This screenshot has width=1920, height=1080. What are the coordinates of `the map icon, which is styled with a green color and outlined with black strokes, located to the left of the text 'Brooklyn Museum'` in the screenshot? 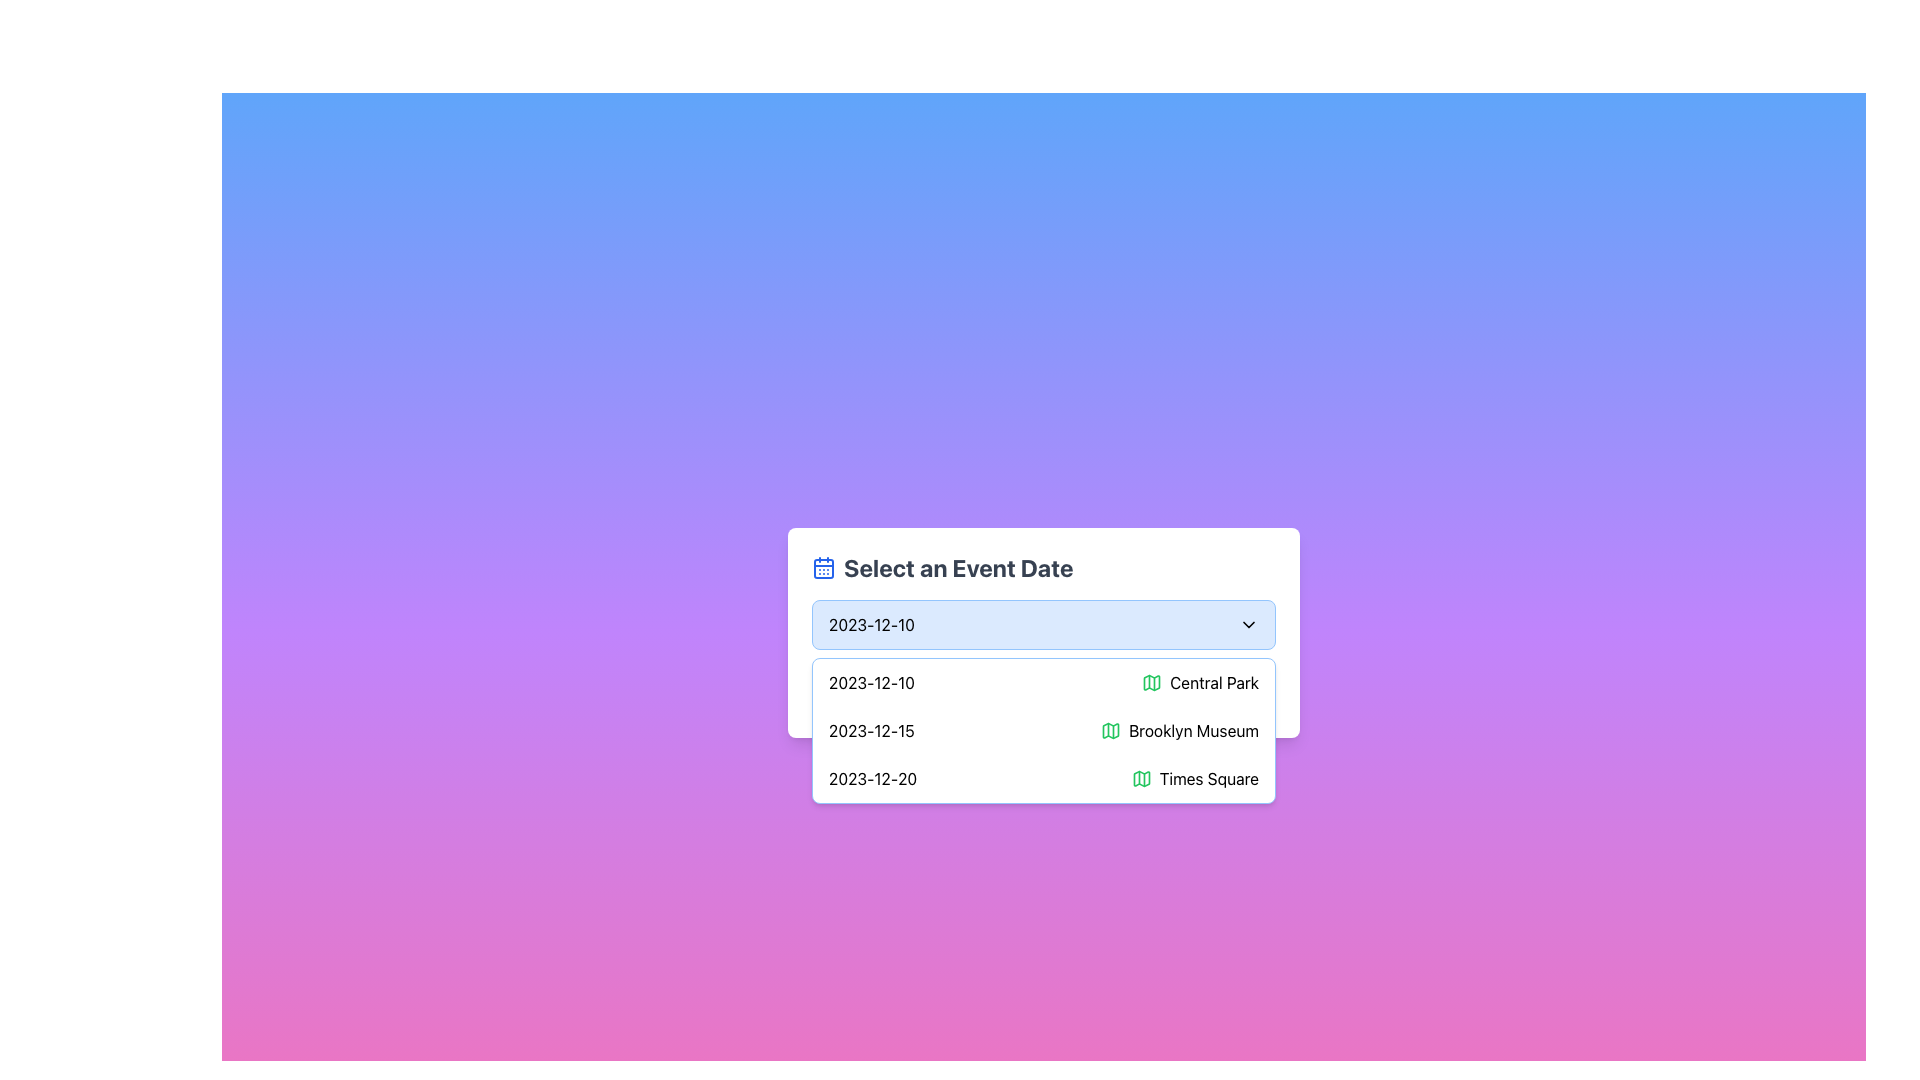 It's located at (1110, 731).